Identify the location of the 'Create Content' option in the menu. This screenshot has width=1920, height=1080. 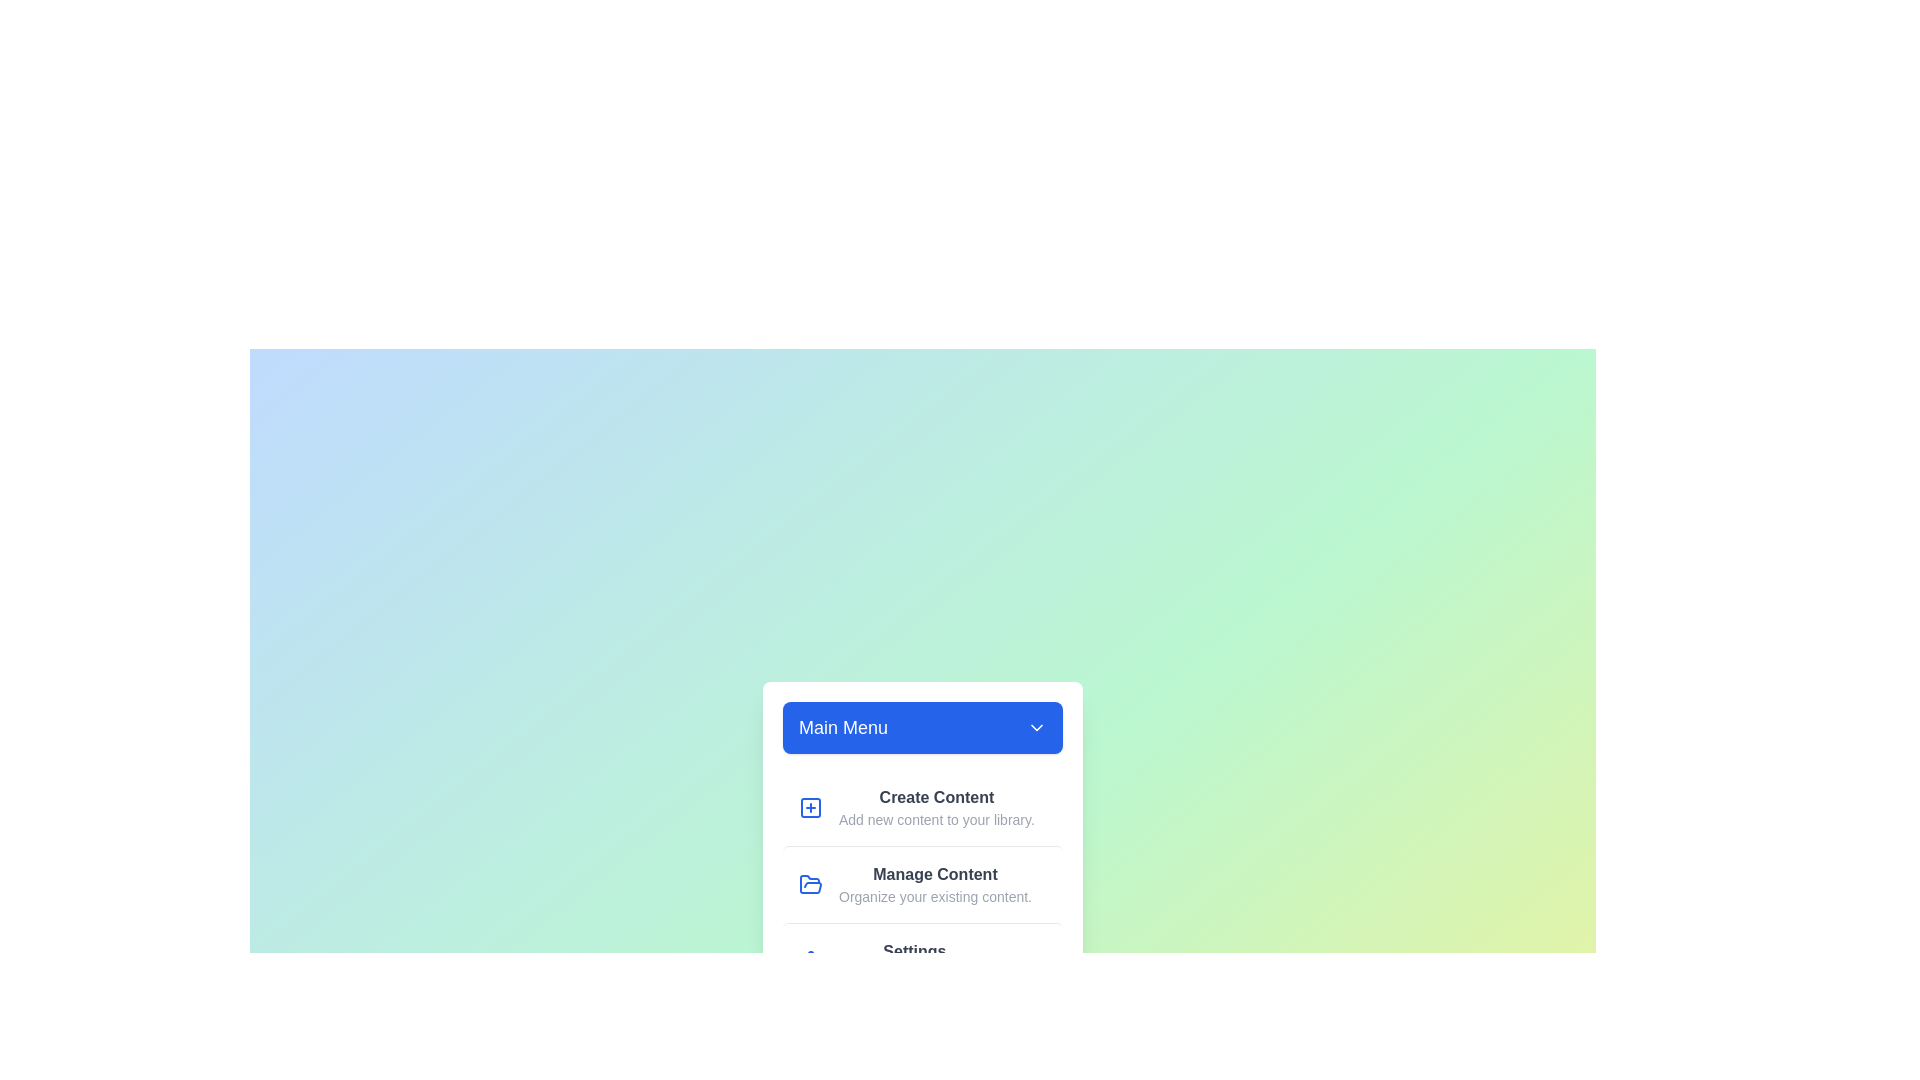
(921, 806).